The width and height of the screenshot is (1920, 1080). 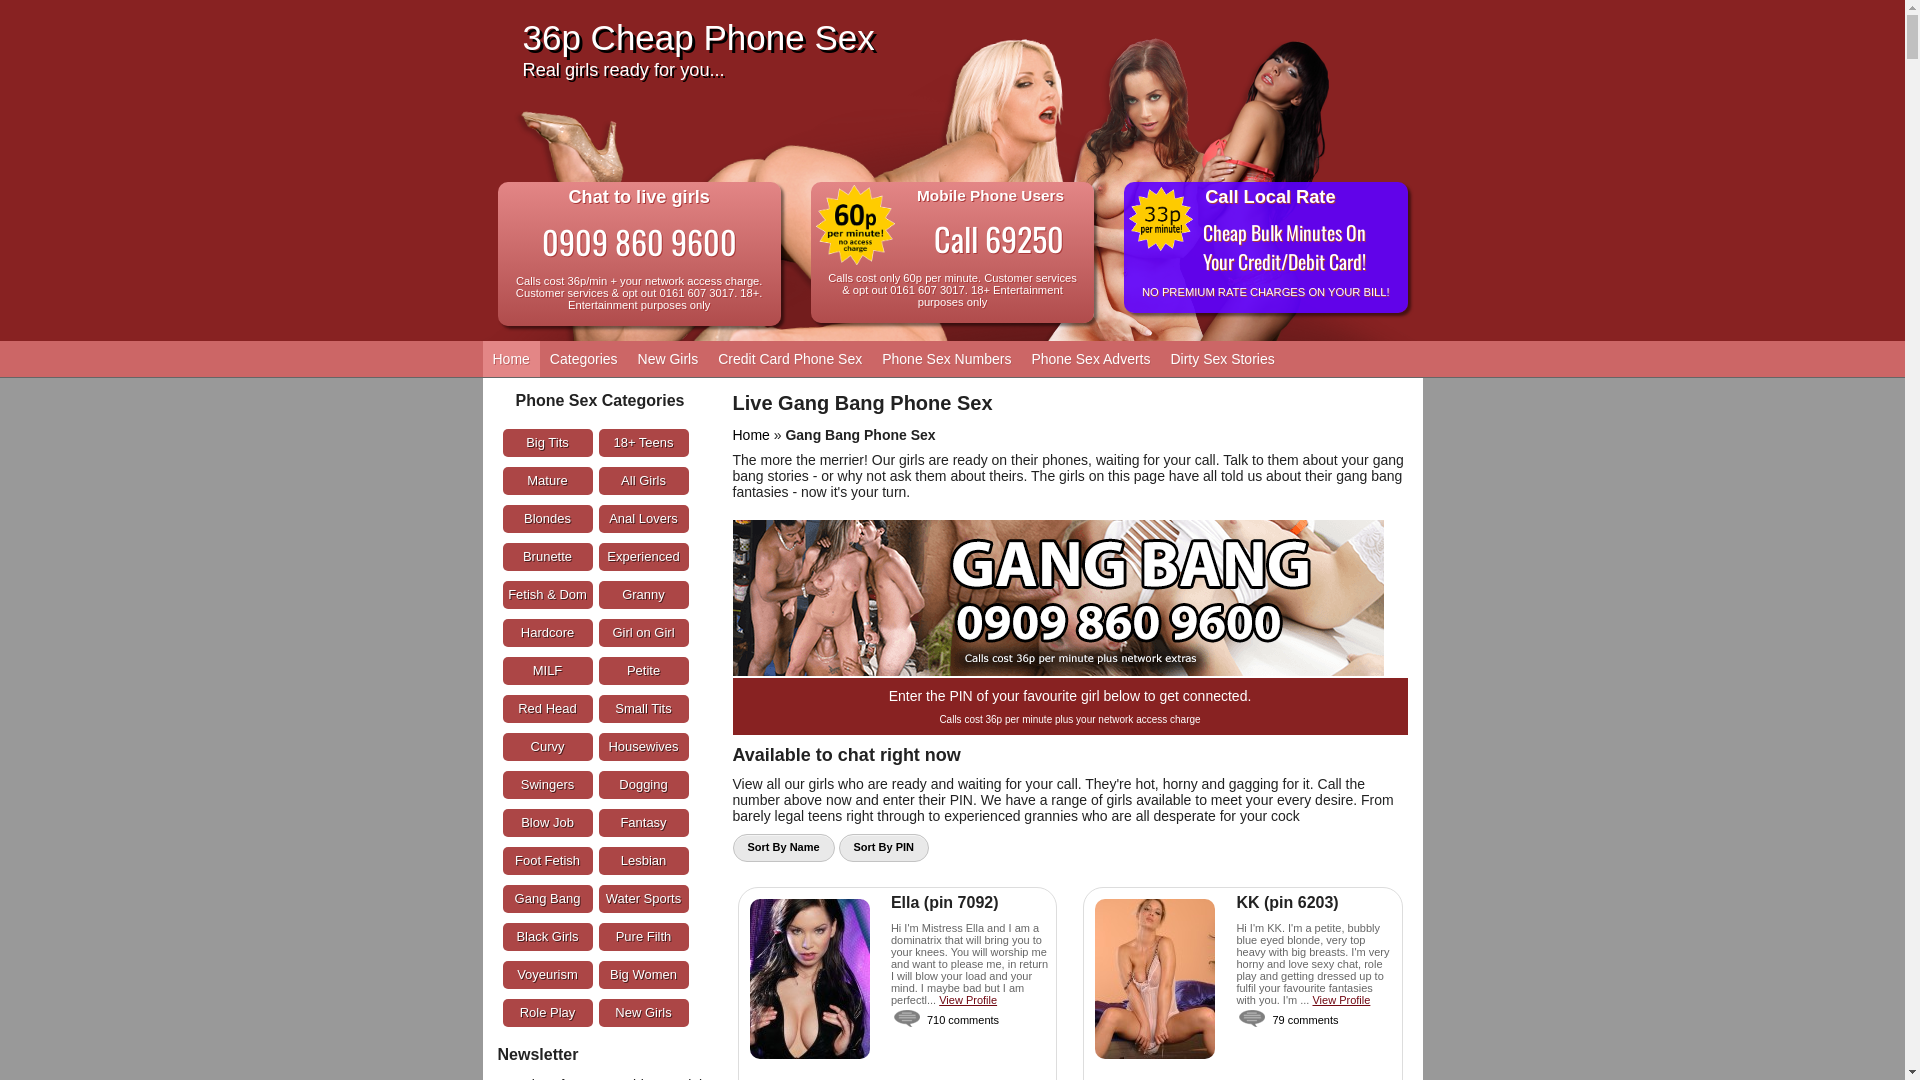 I want to click on 'Girl on Girl', so click(x=597, y=632).